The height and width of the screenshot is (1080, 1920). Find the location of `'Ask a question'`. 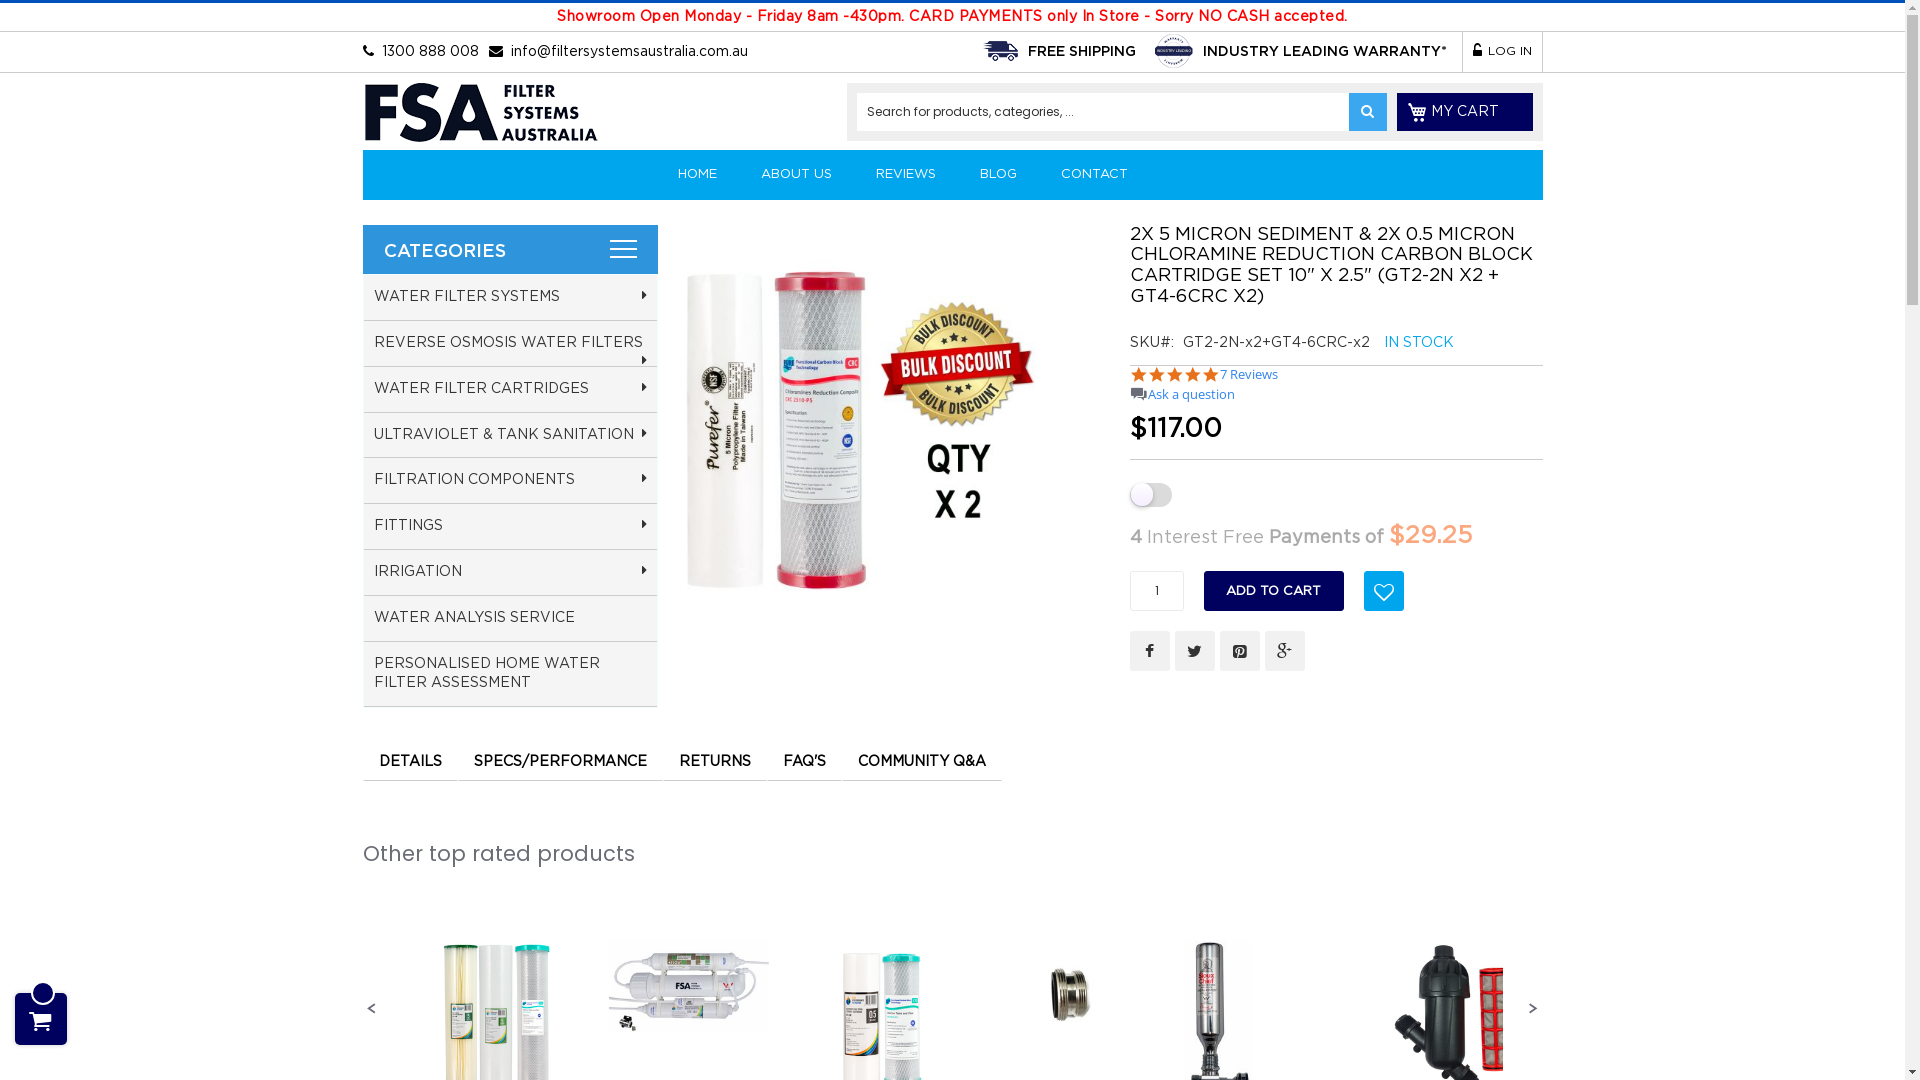

'Ask a question' is located at coordinates (1191, 394).